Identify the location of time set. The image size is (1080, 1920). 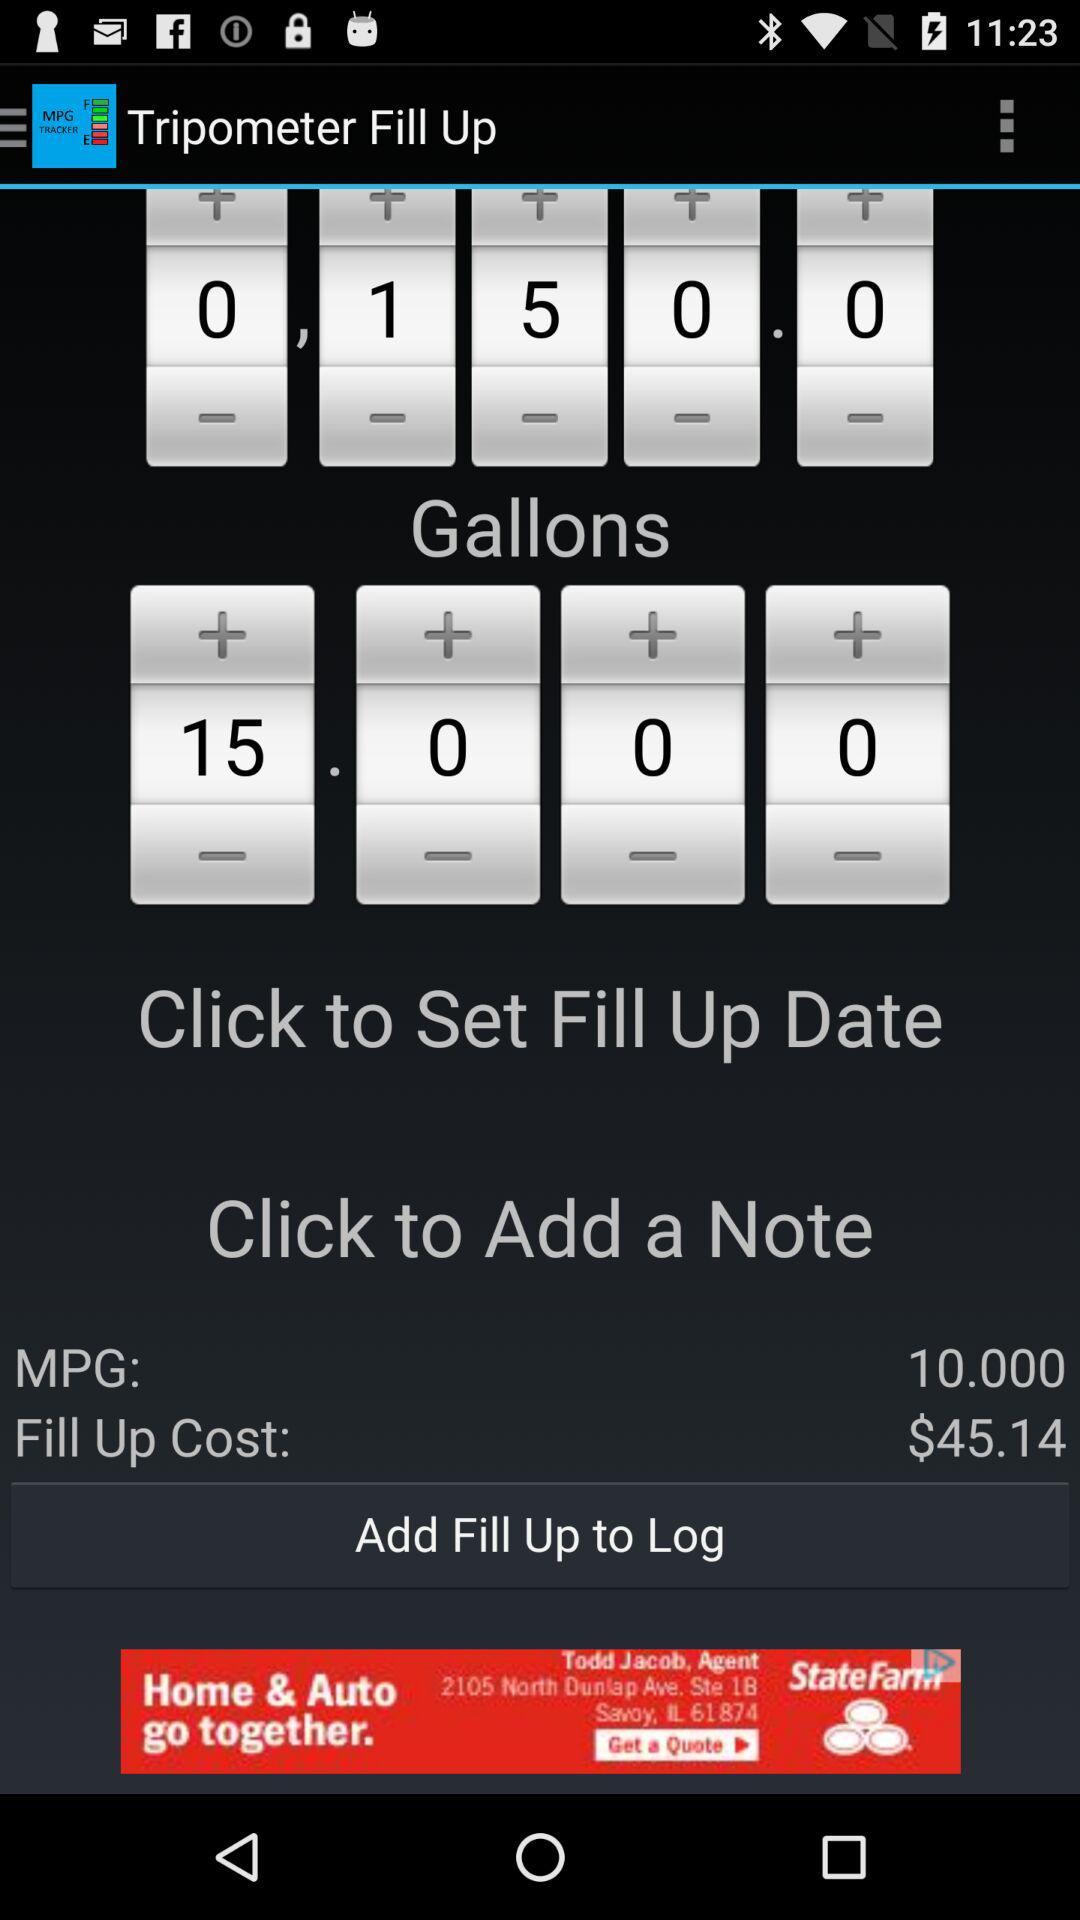
(864, 217).